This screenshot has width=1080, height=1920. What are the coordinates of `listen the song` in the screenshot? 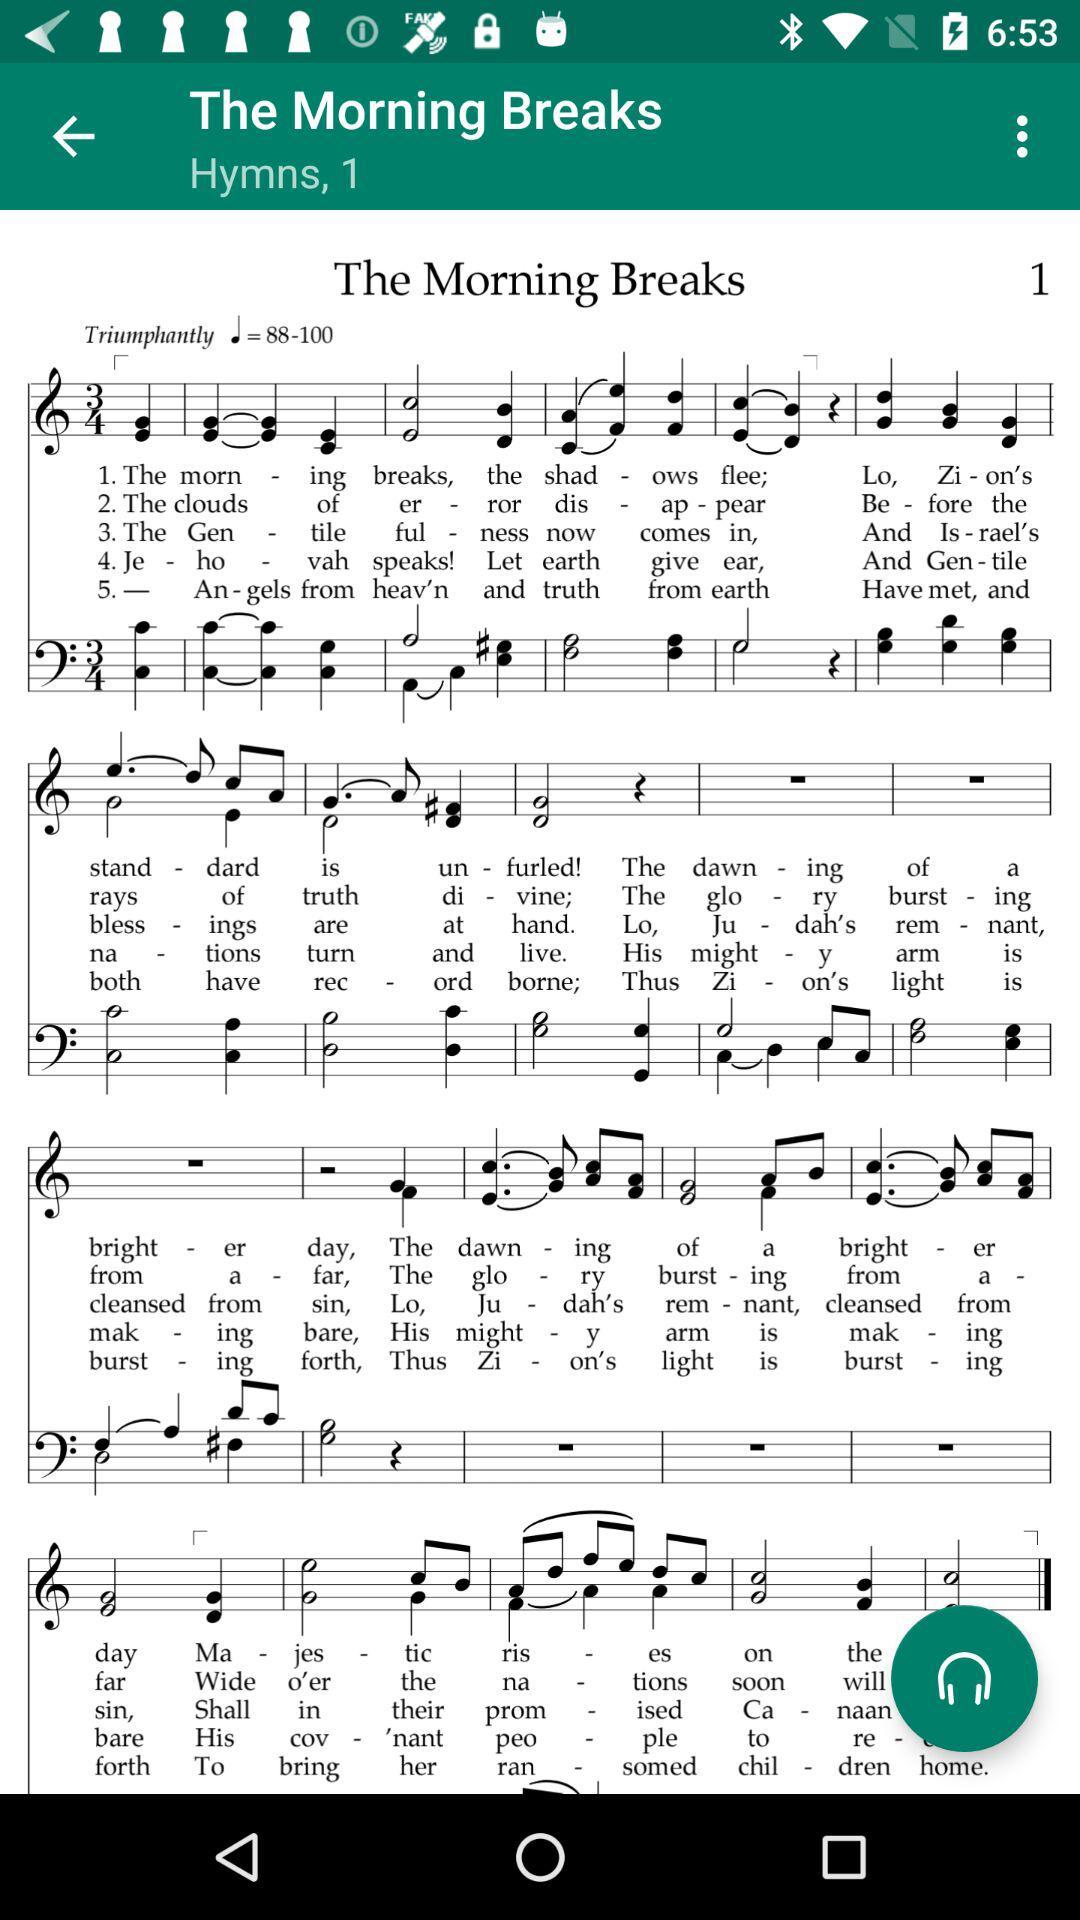 It's located at (963, 1678).